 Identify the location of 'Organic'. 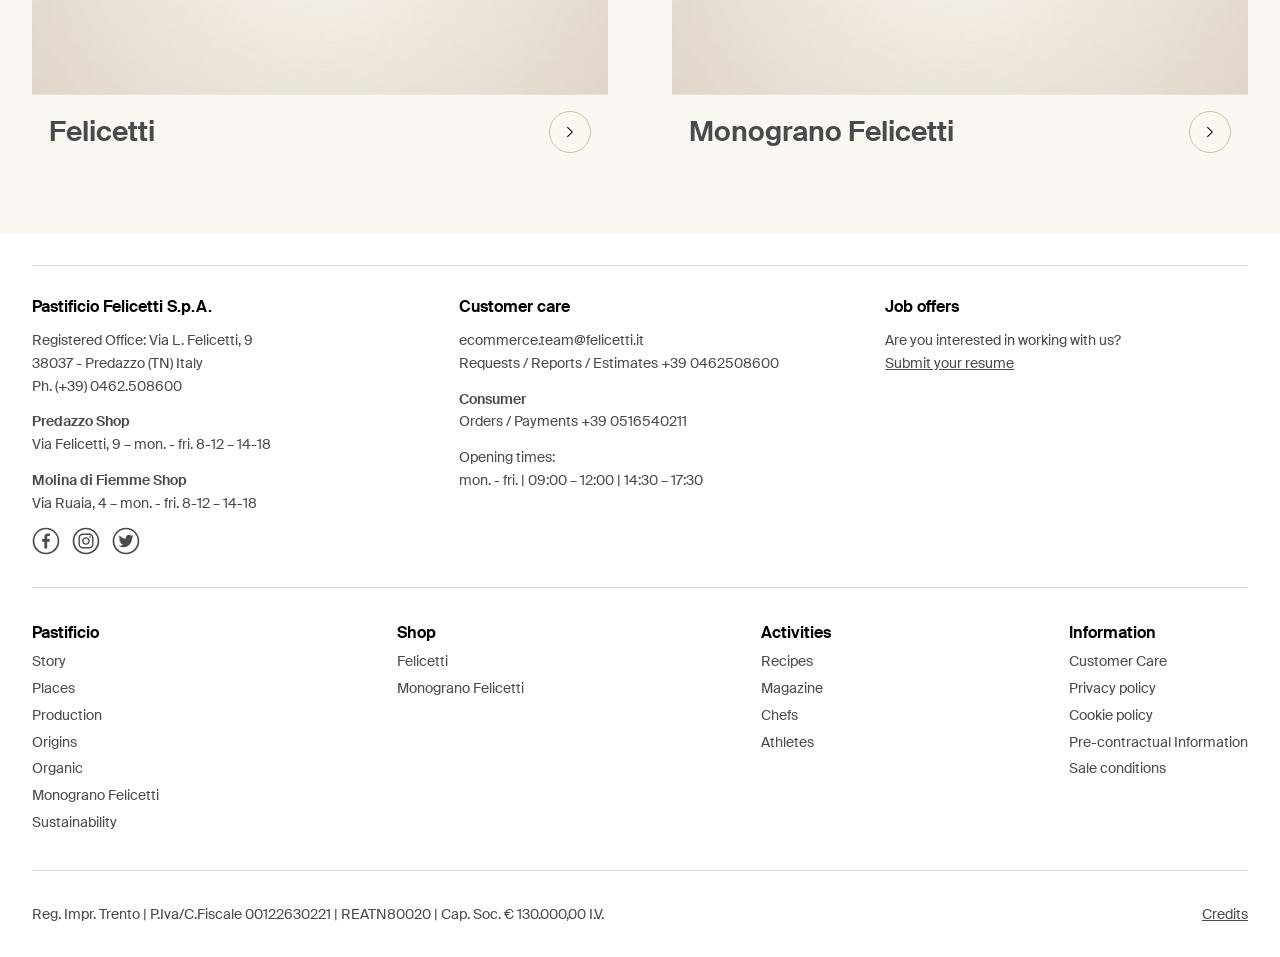
(57, 766).